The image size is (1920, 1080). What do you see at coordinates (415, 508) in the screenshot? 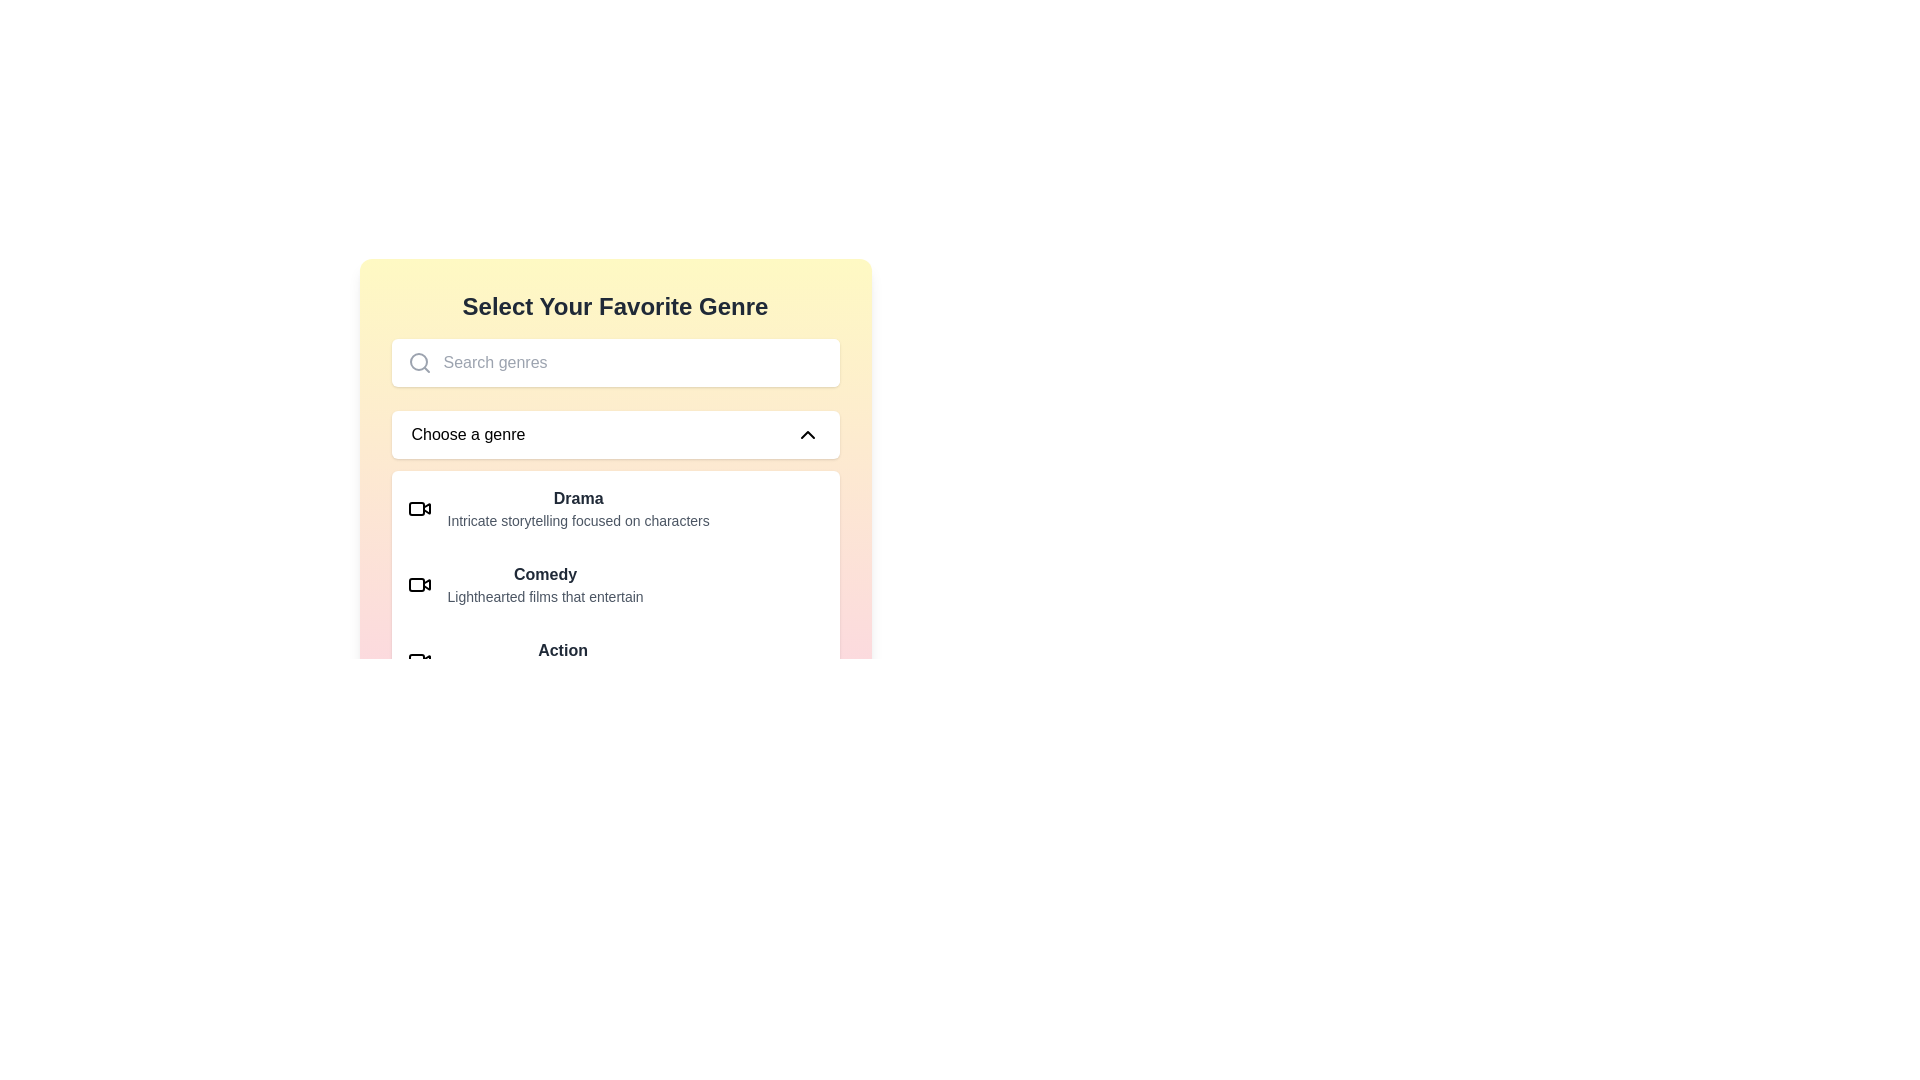
I see `the background SVG rectangle of the video icon representing the 'Drama' genre in the genre selection interface` at bounding box center [415, 508].